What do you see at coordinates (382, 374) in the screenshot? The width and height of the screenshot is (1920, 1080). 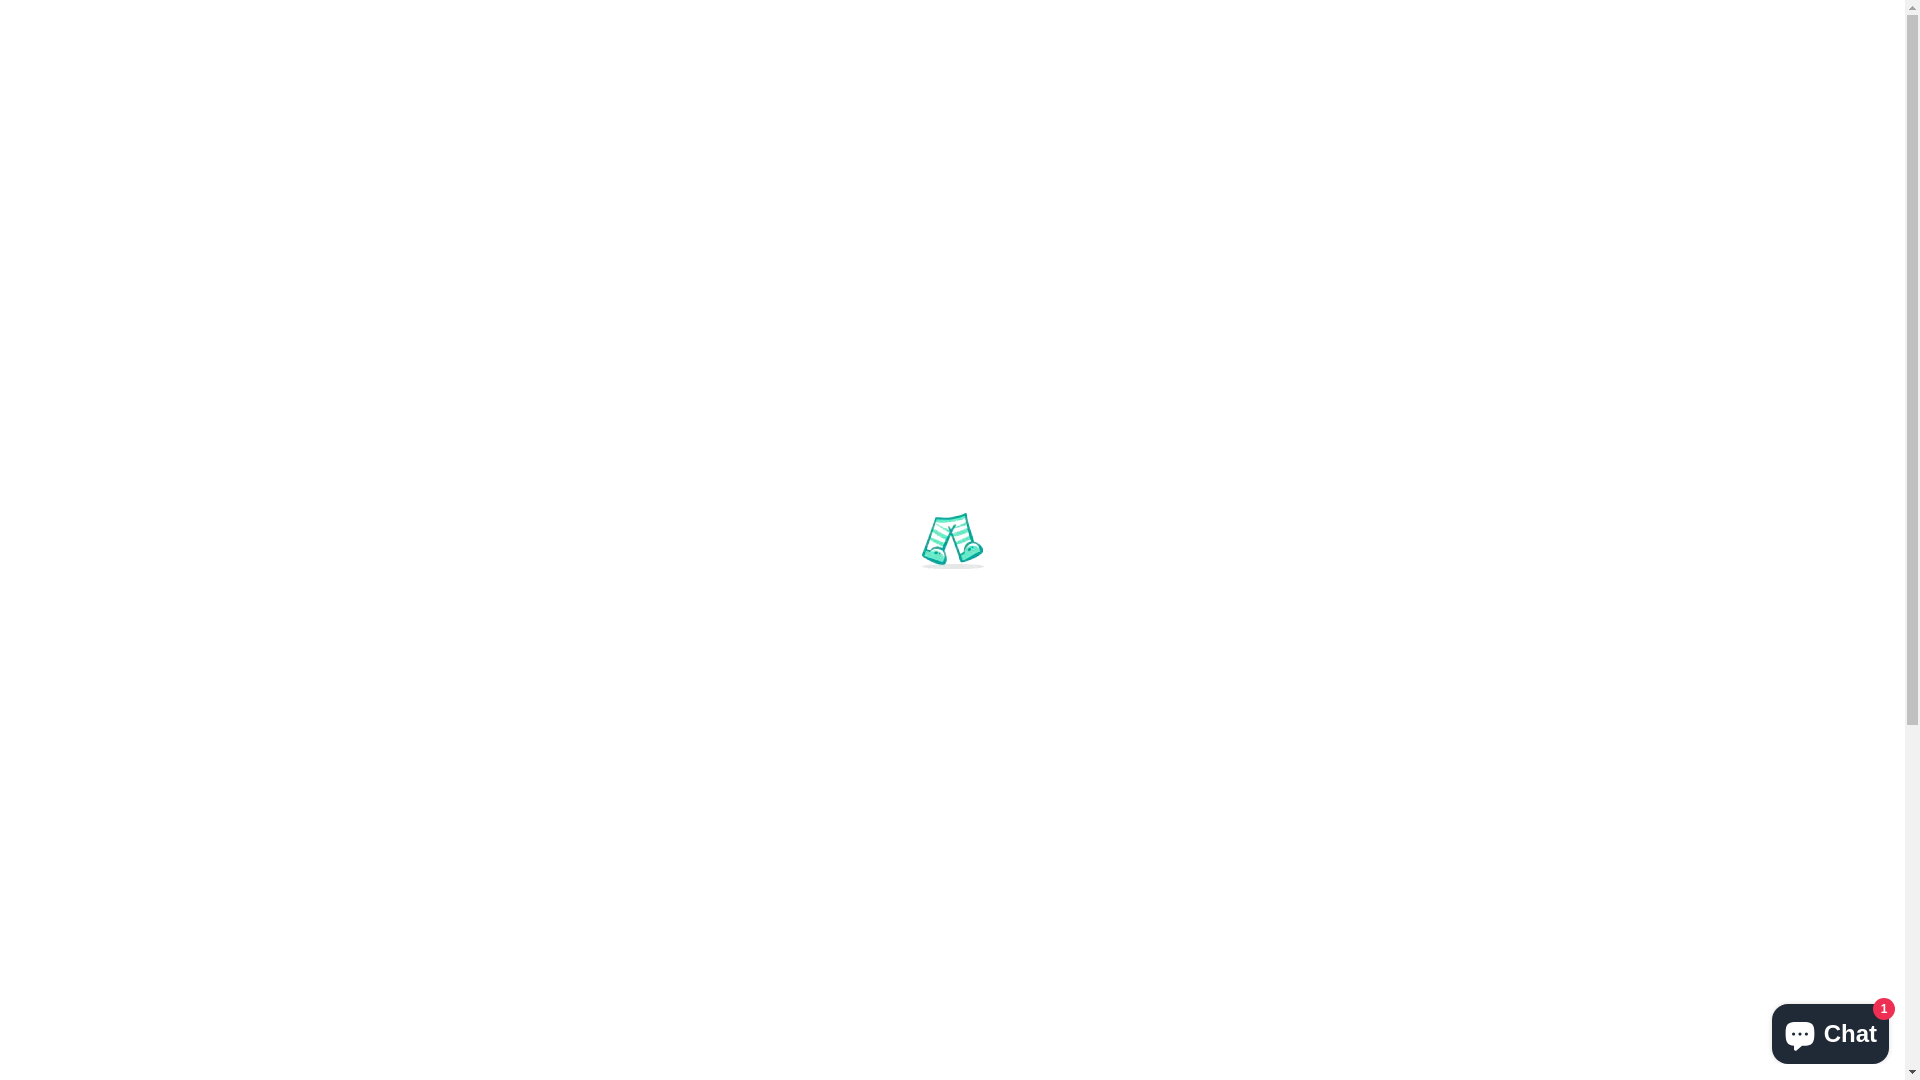 I see `'Home'` at bounding box center [382, 374].